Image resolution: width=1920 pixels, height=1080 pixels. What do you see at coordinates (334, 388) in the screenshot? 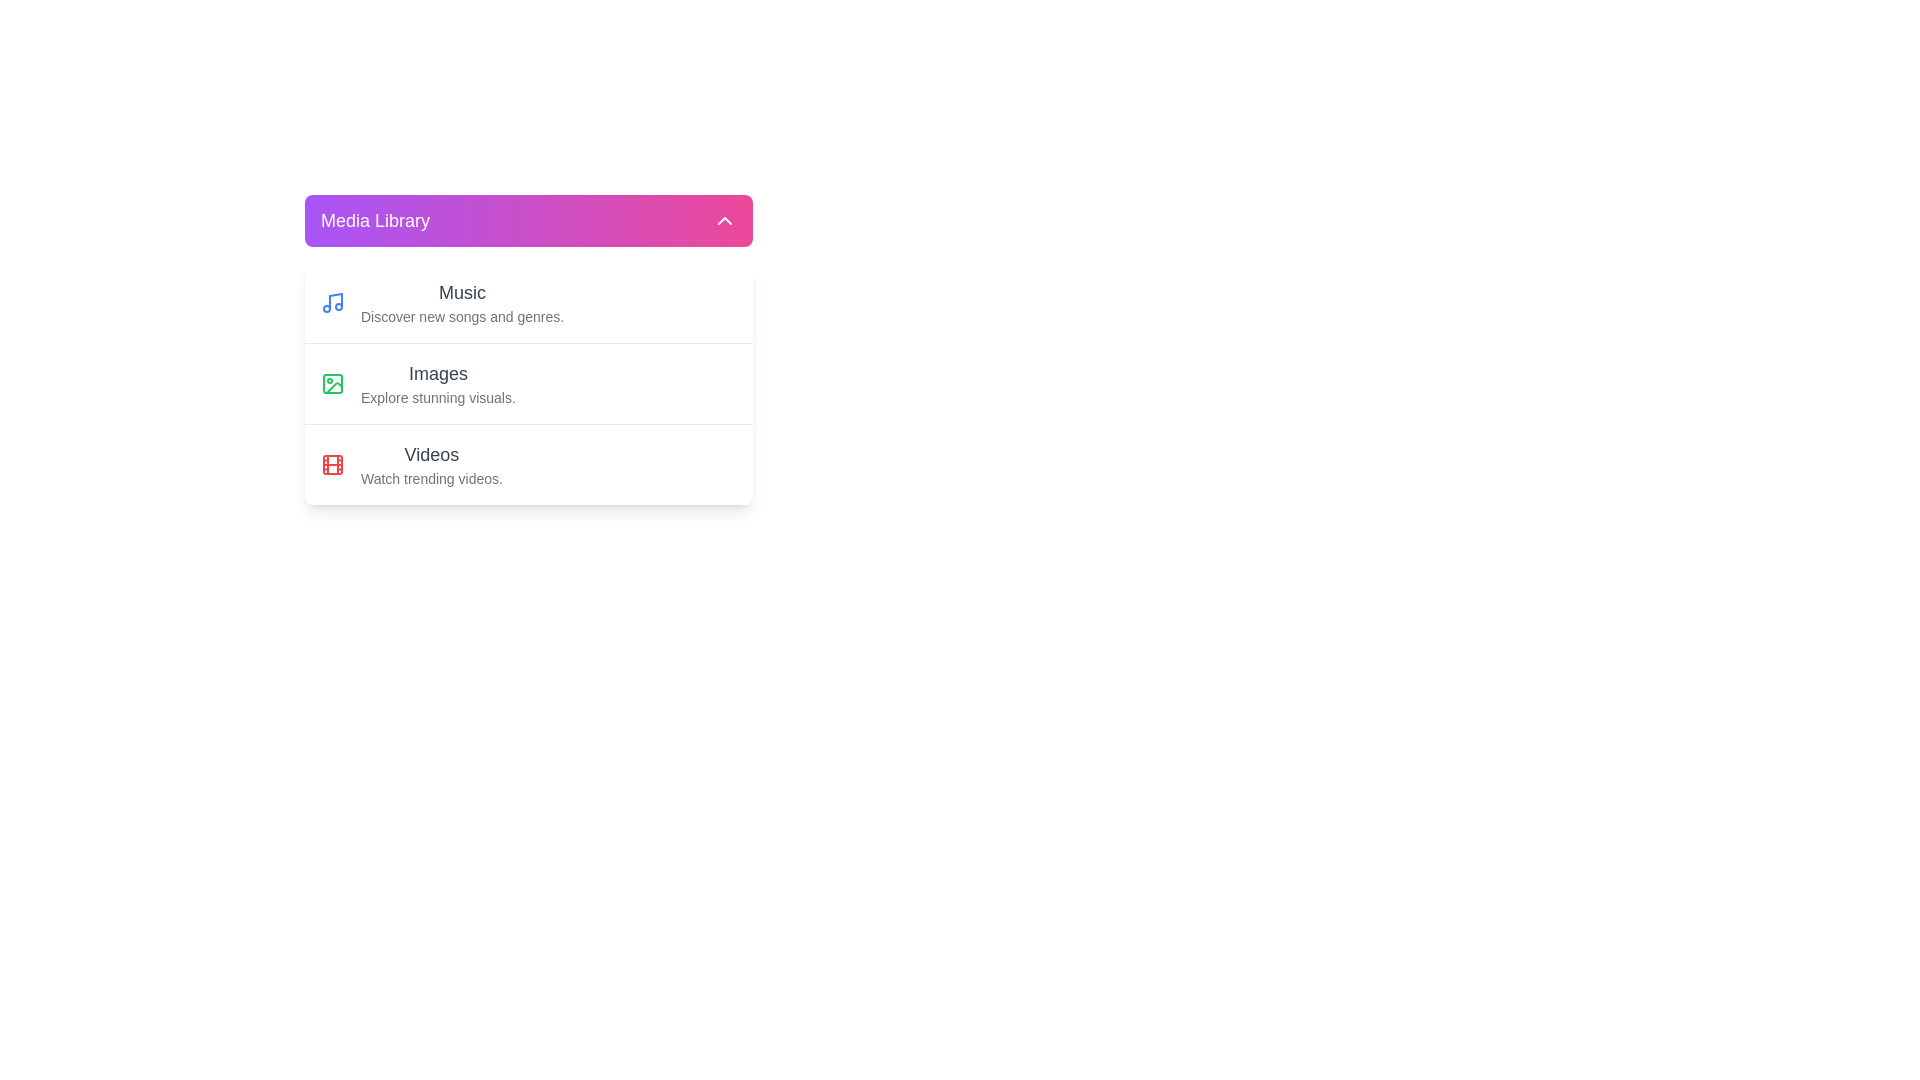
I see `the state of the diagonal line forming part of the landscape in the green 'Images' icon within the 'Media Library' menu, located to the right of the 'Images' text label` at bounding box center [334, 388].